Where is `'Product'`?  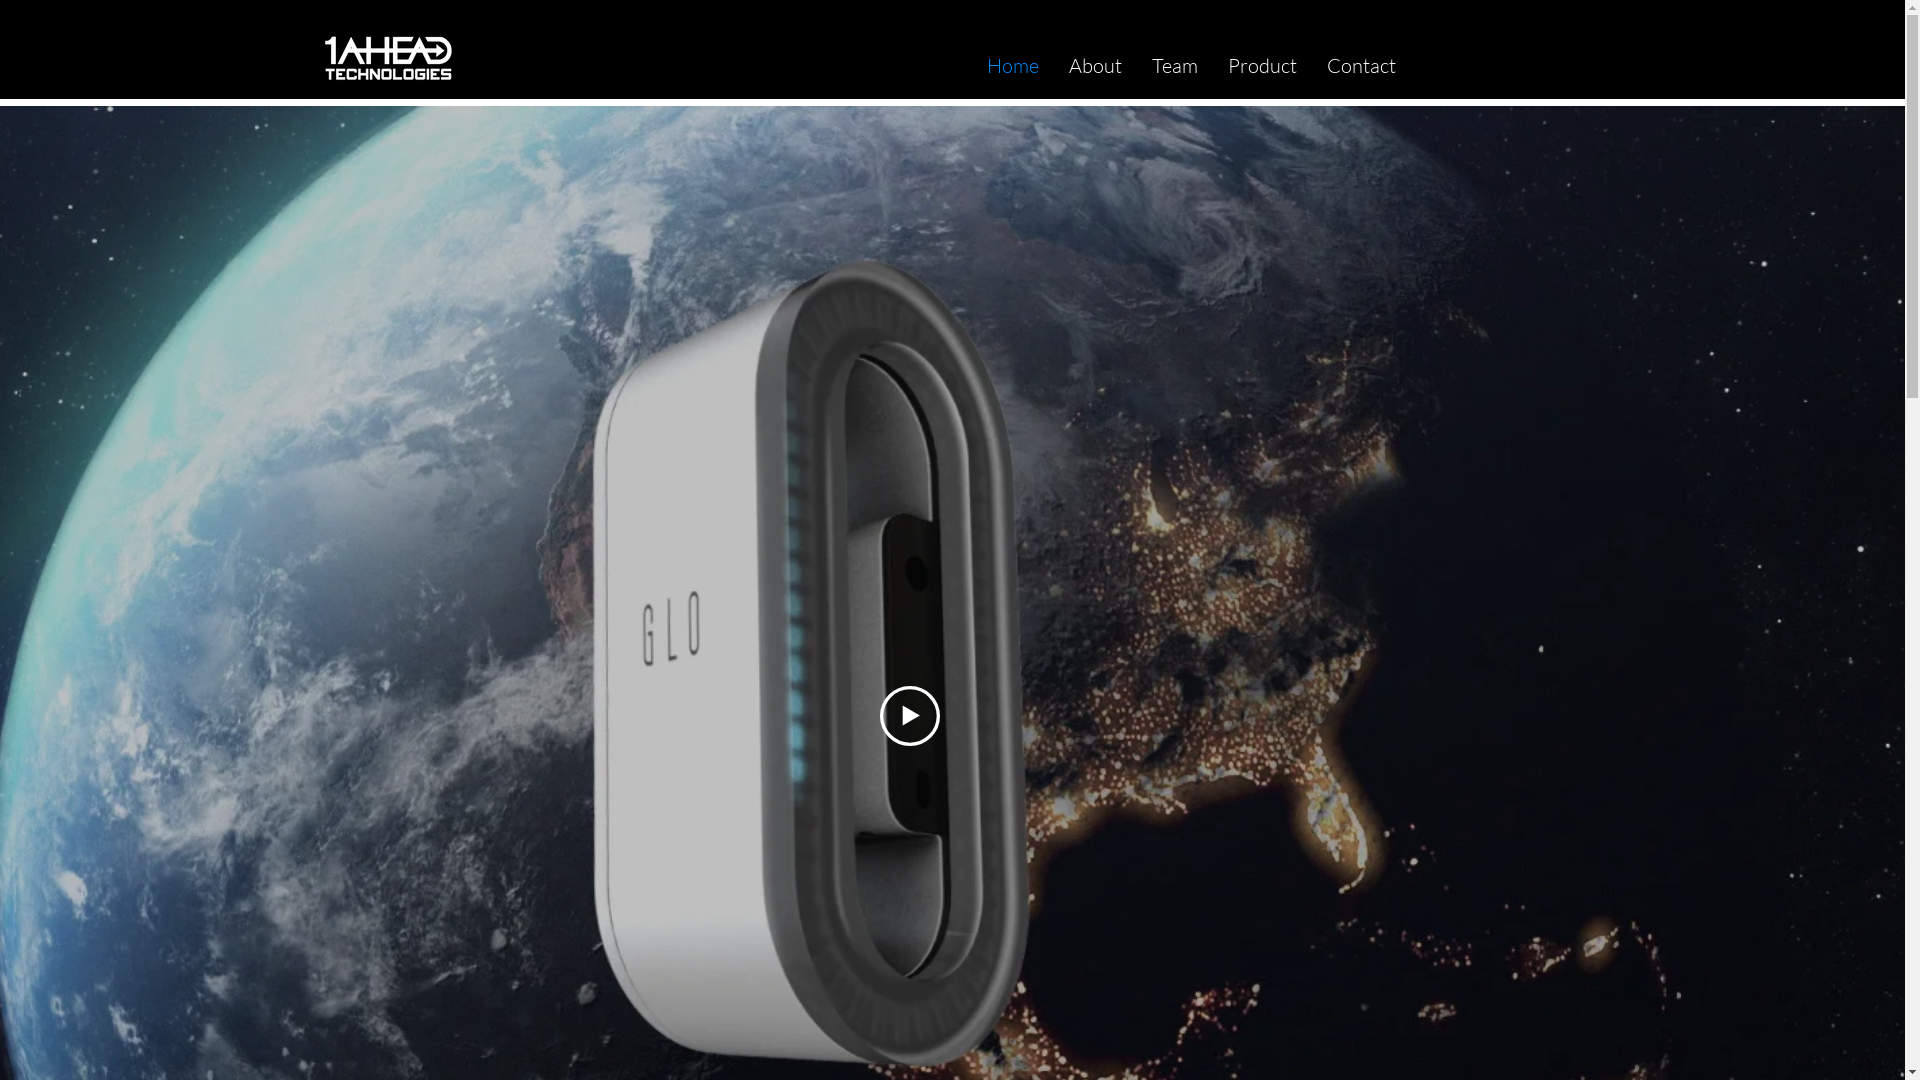
'Product' is located at coordinates (1261, 64).